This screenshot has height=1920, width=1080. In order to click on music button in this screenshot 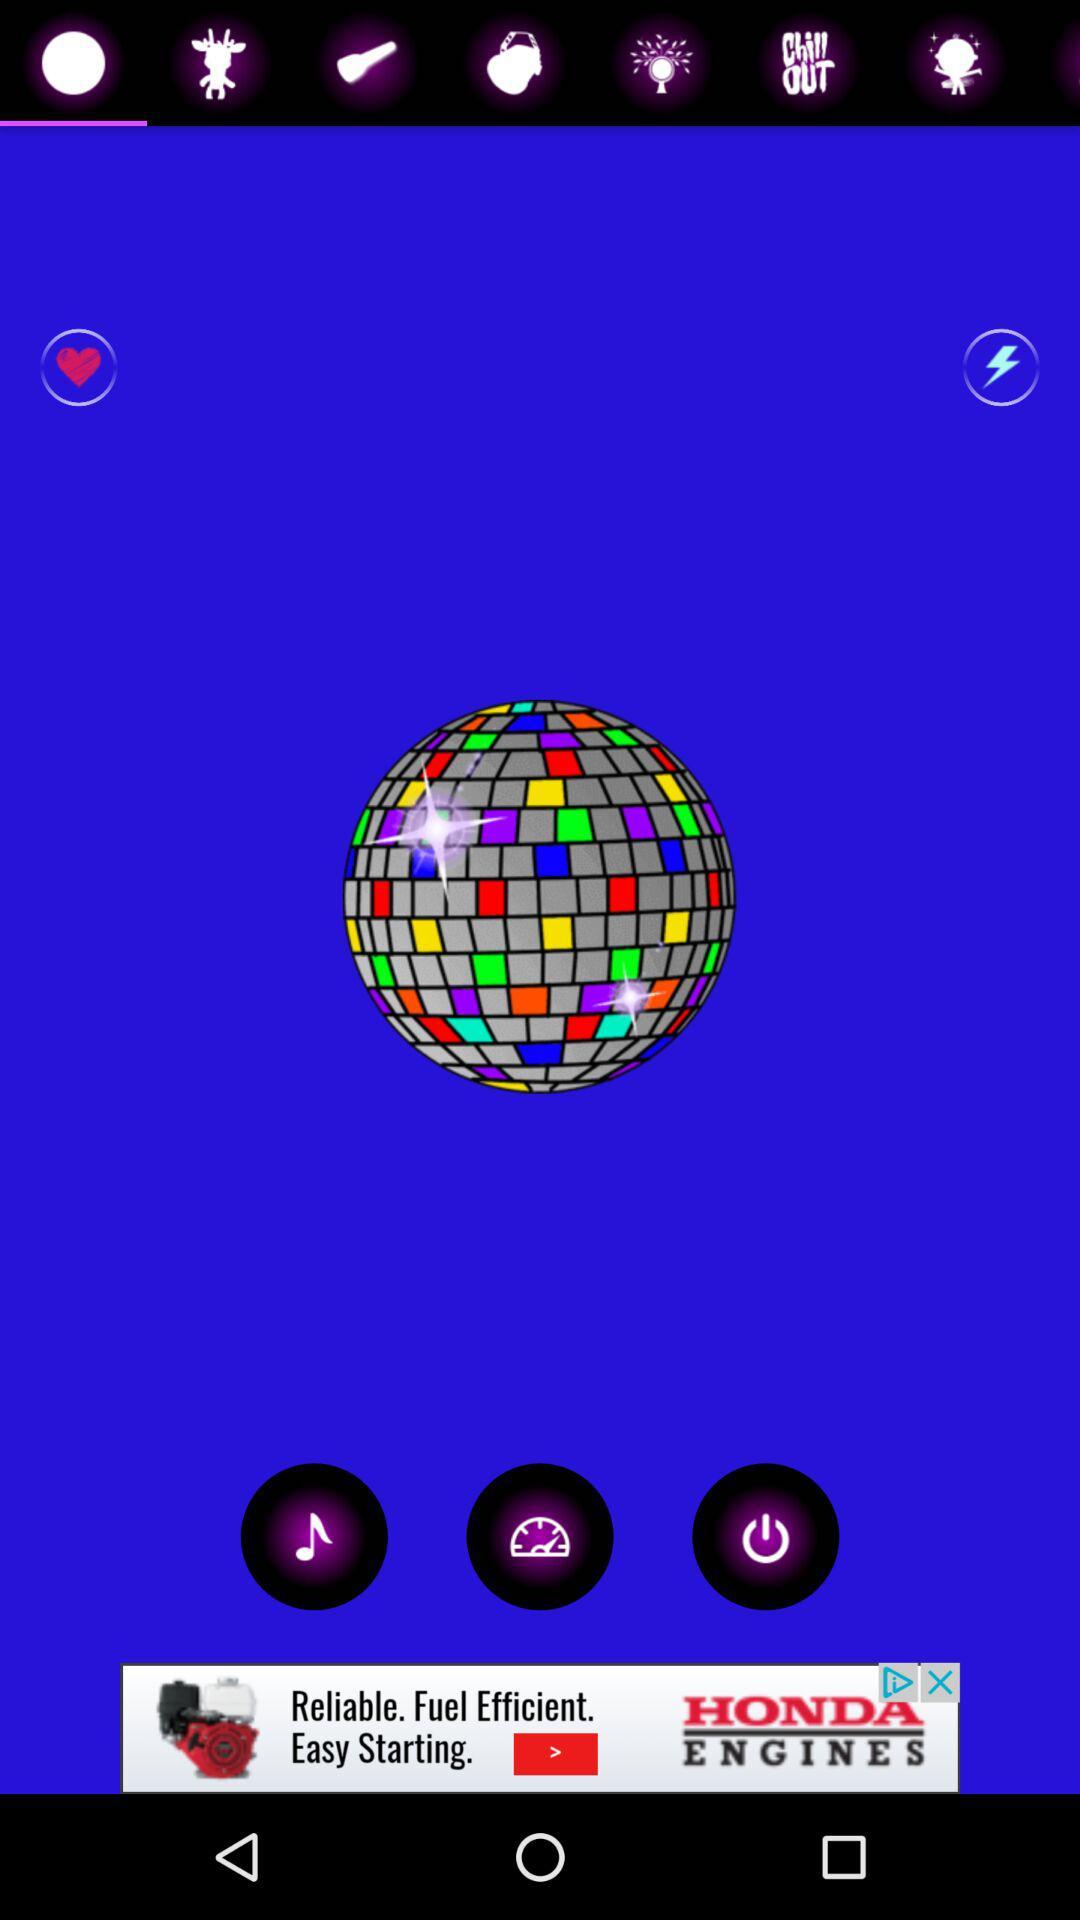, I will do `click(314, 1535)`.